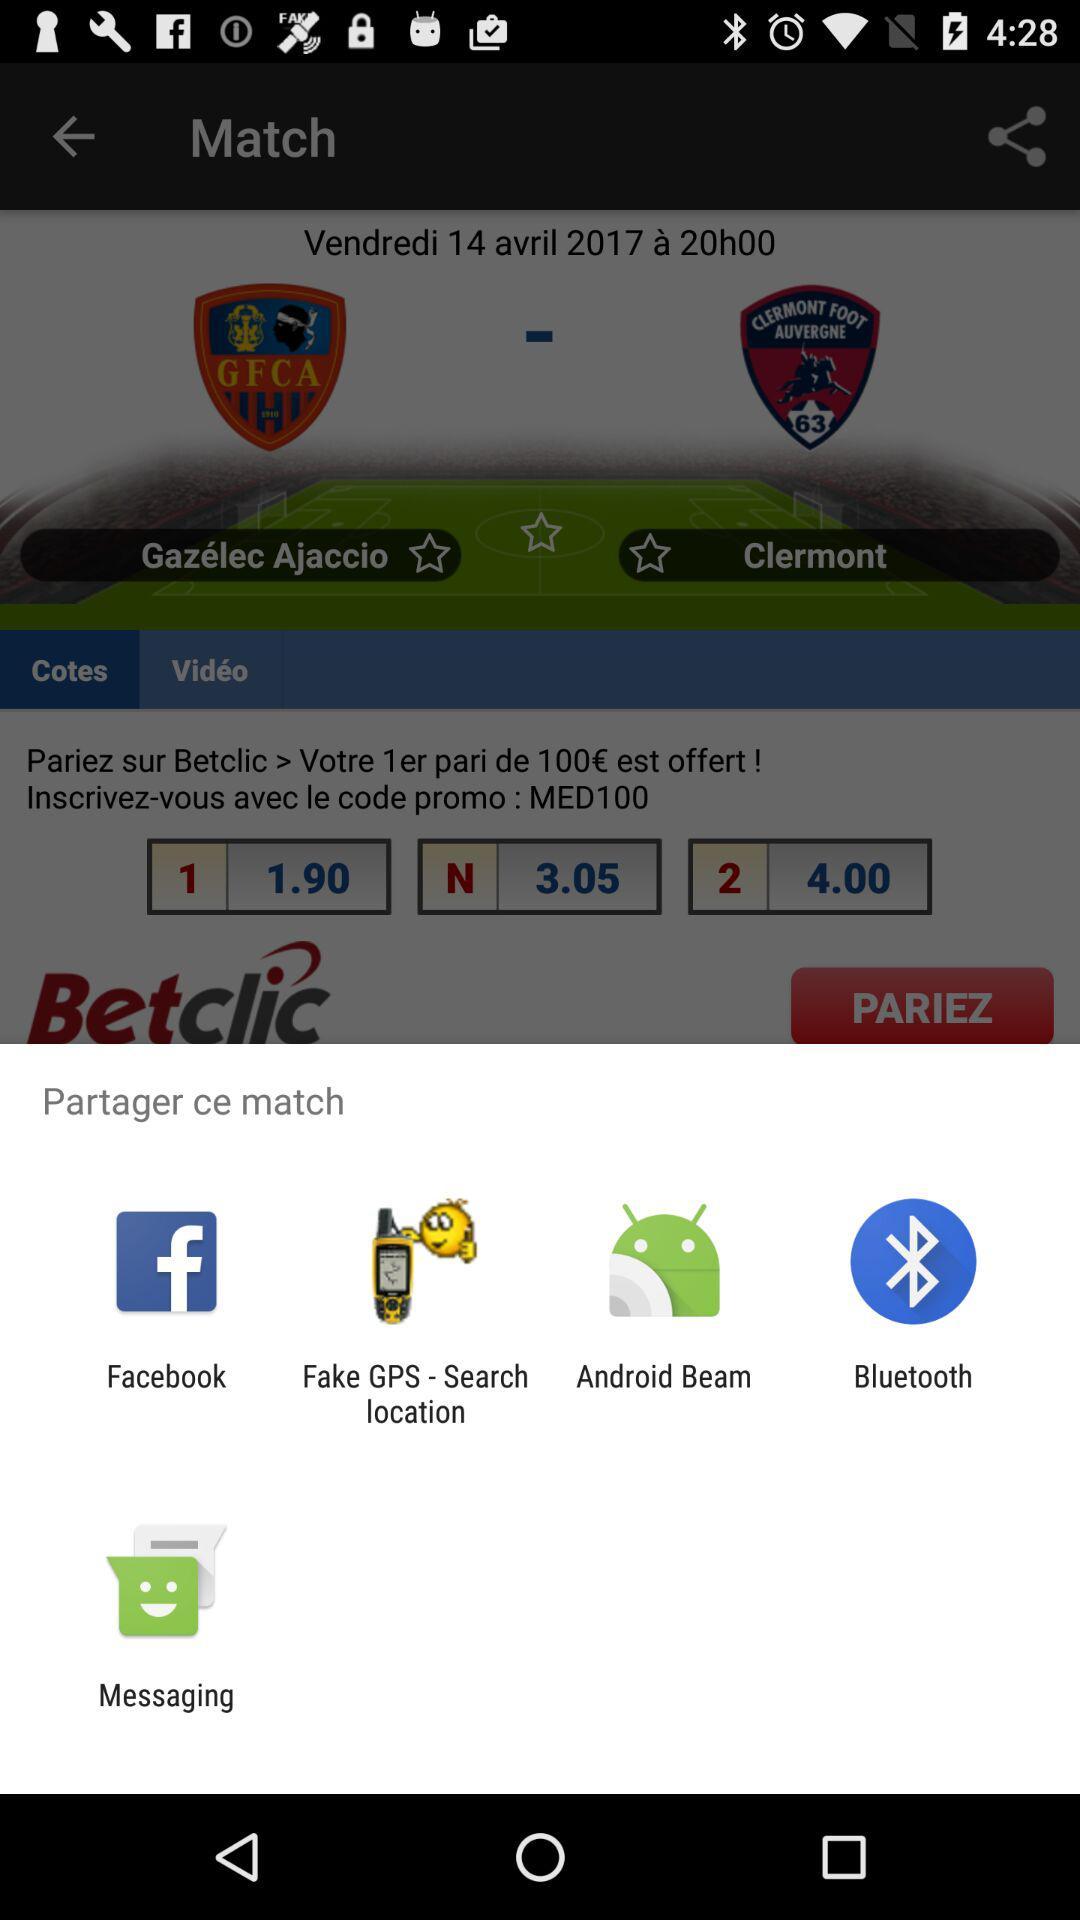 The width and height of the screenshot is (1080, 1920). I want to click on app next to facebook icon, so click(414, 1392).